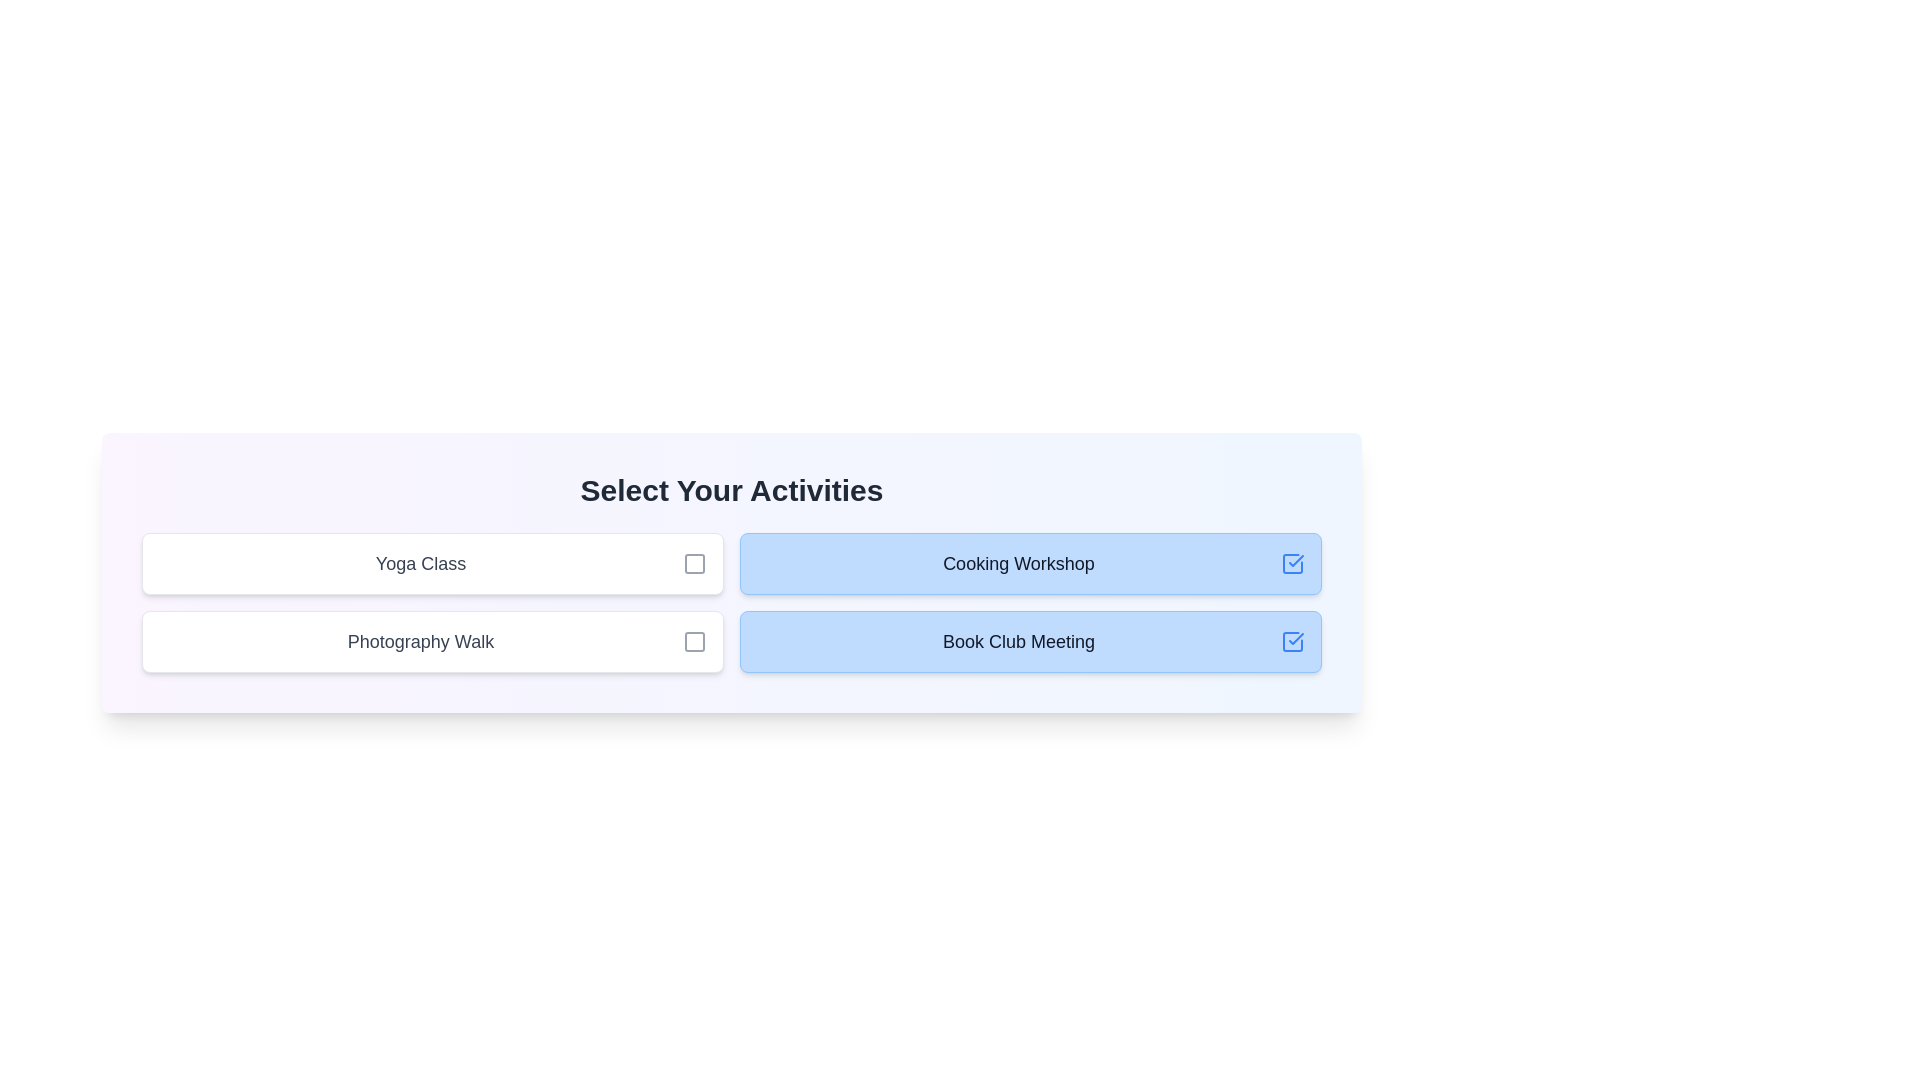  I want to click on the activity identified by its name Cooking Workshop, so click(1292, 563).